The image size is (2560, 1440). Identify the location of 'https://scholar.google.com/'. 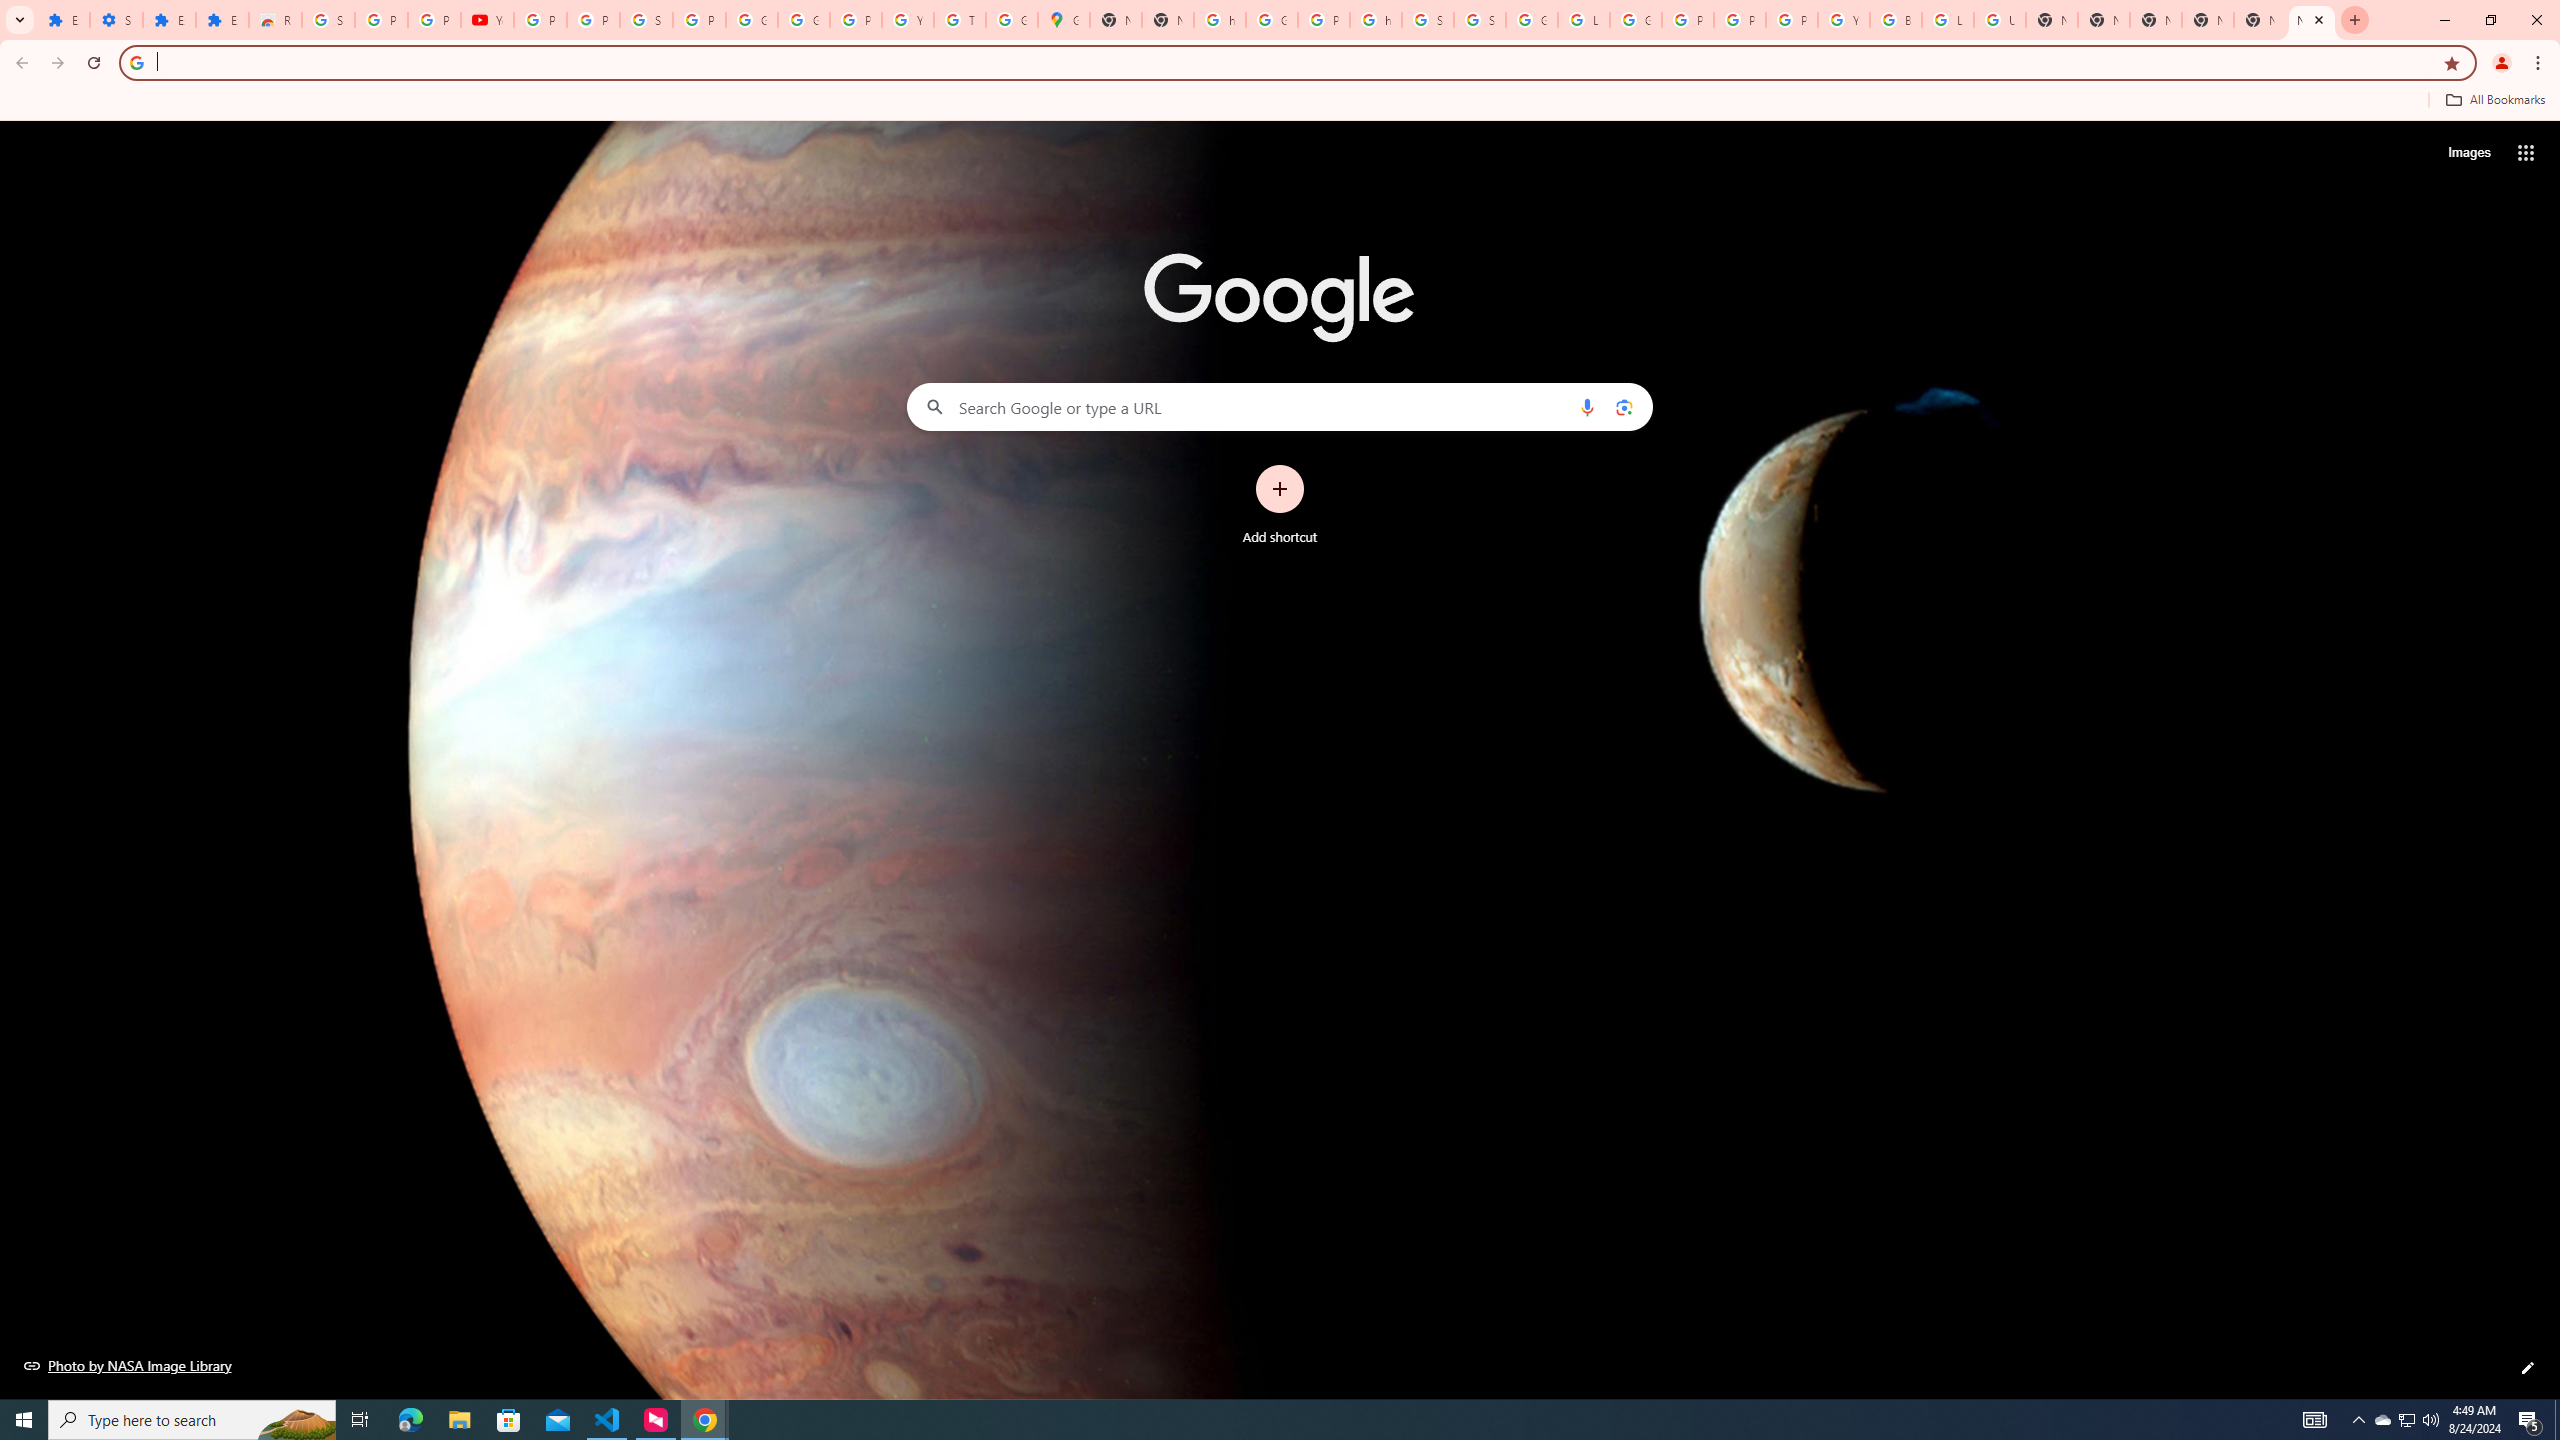
(1218, 19).